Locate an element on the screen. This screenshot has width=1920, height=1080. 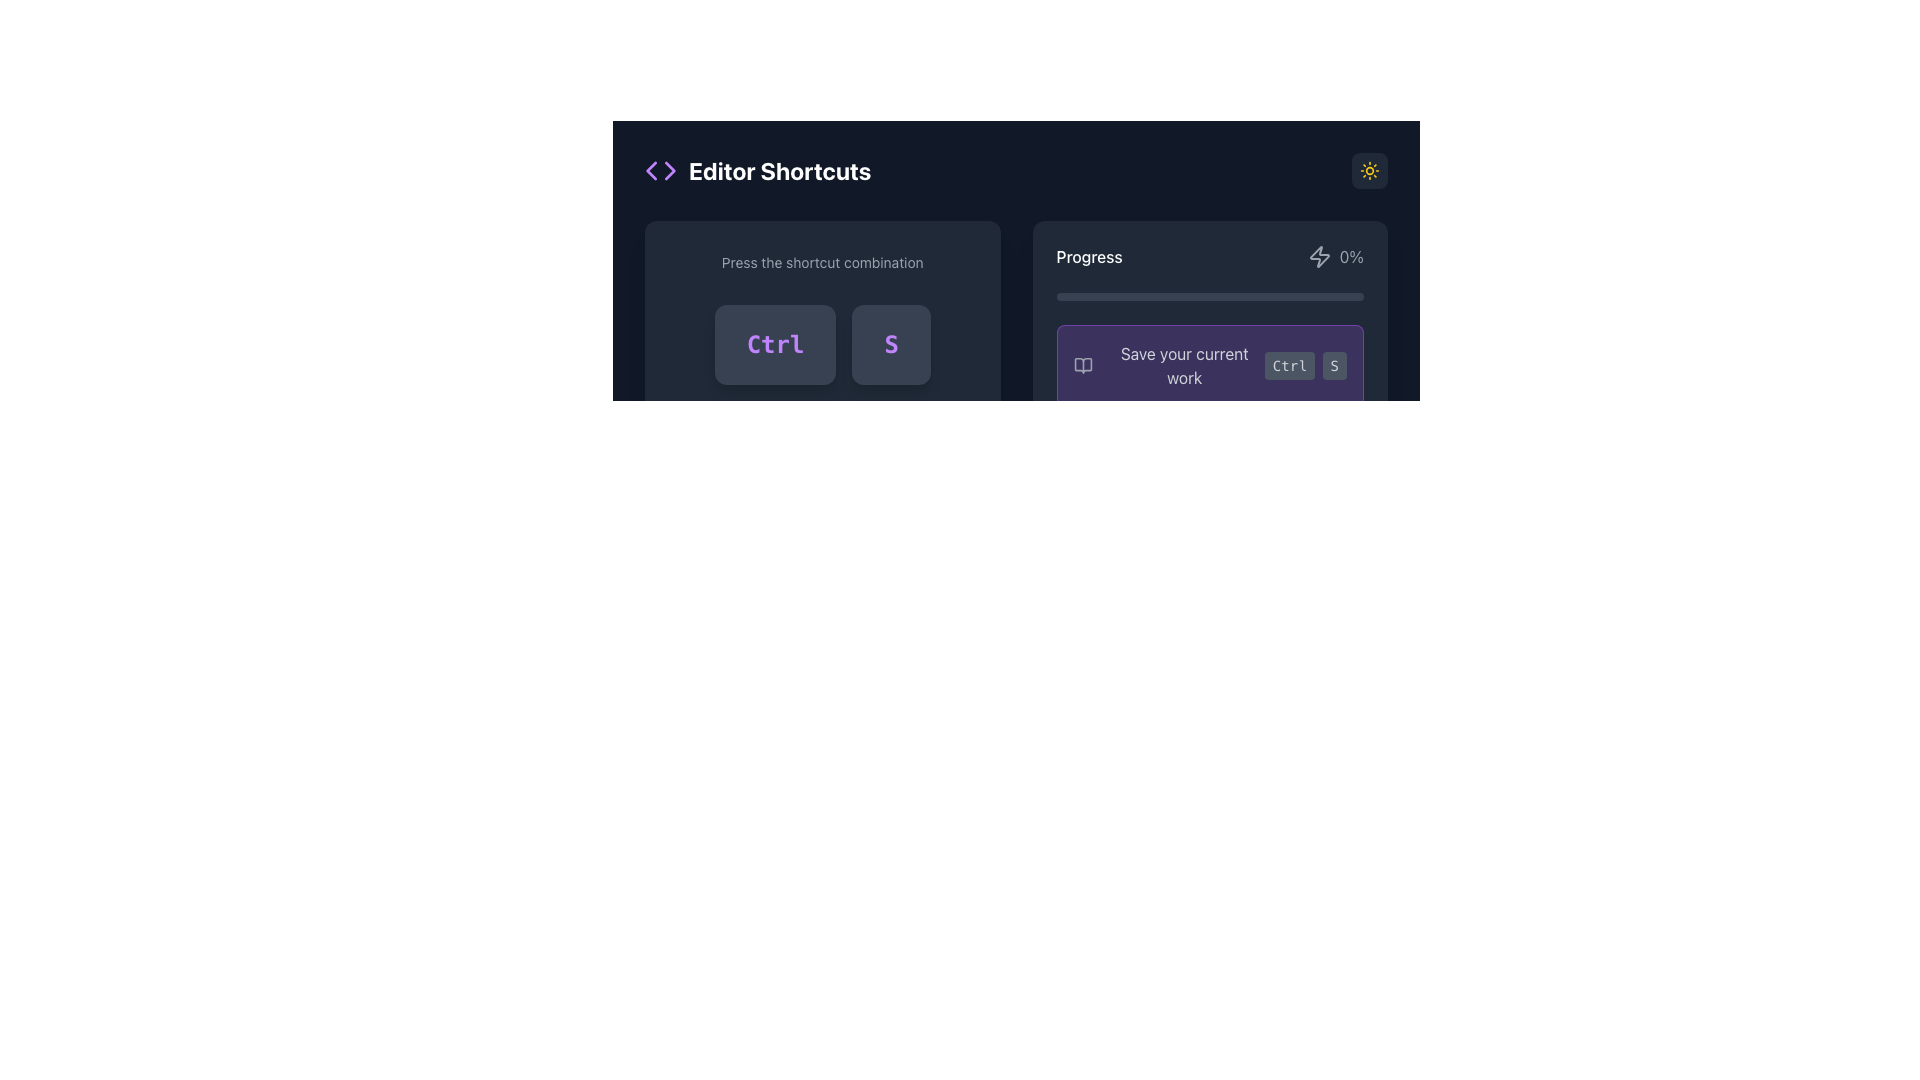
the progress visually by focusing on the horizontal progress bar located under the 'Progress' section, which currently shows 0 percent is located at coordinates (1209, 297).